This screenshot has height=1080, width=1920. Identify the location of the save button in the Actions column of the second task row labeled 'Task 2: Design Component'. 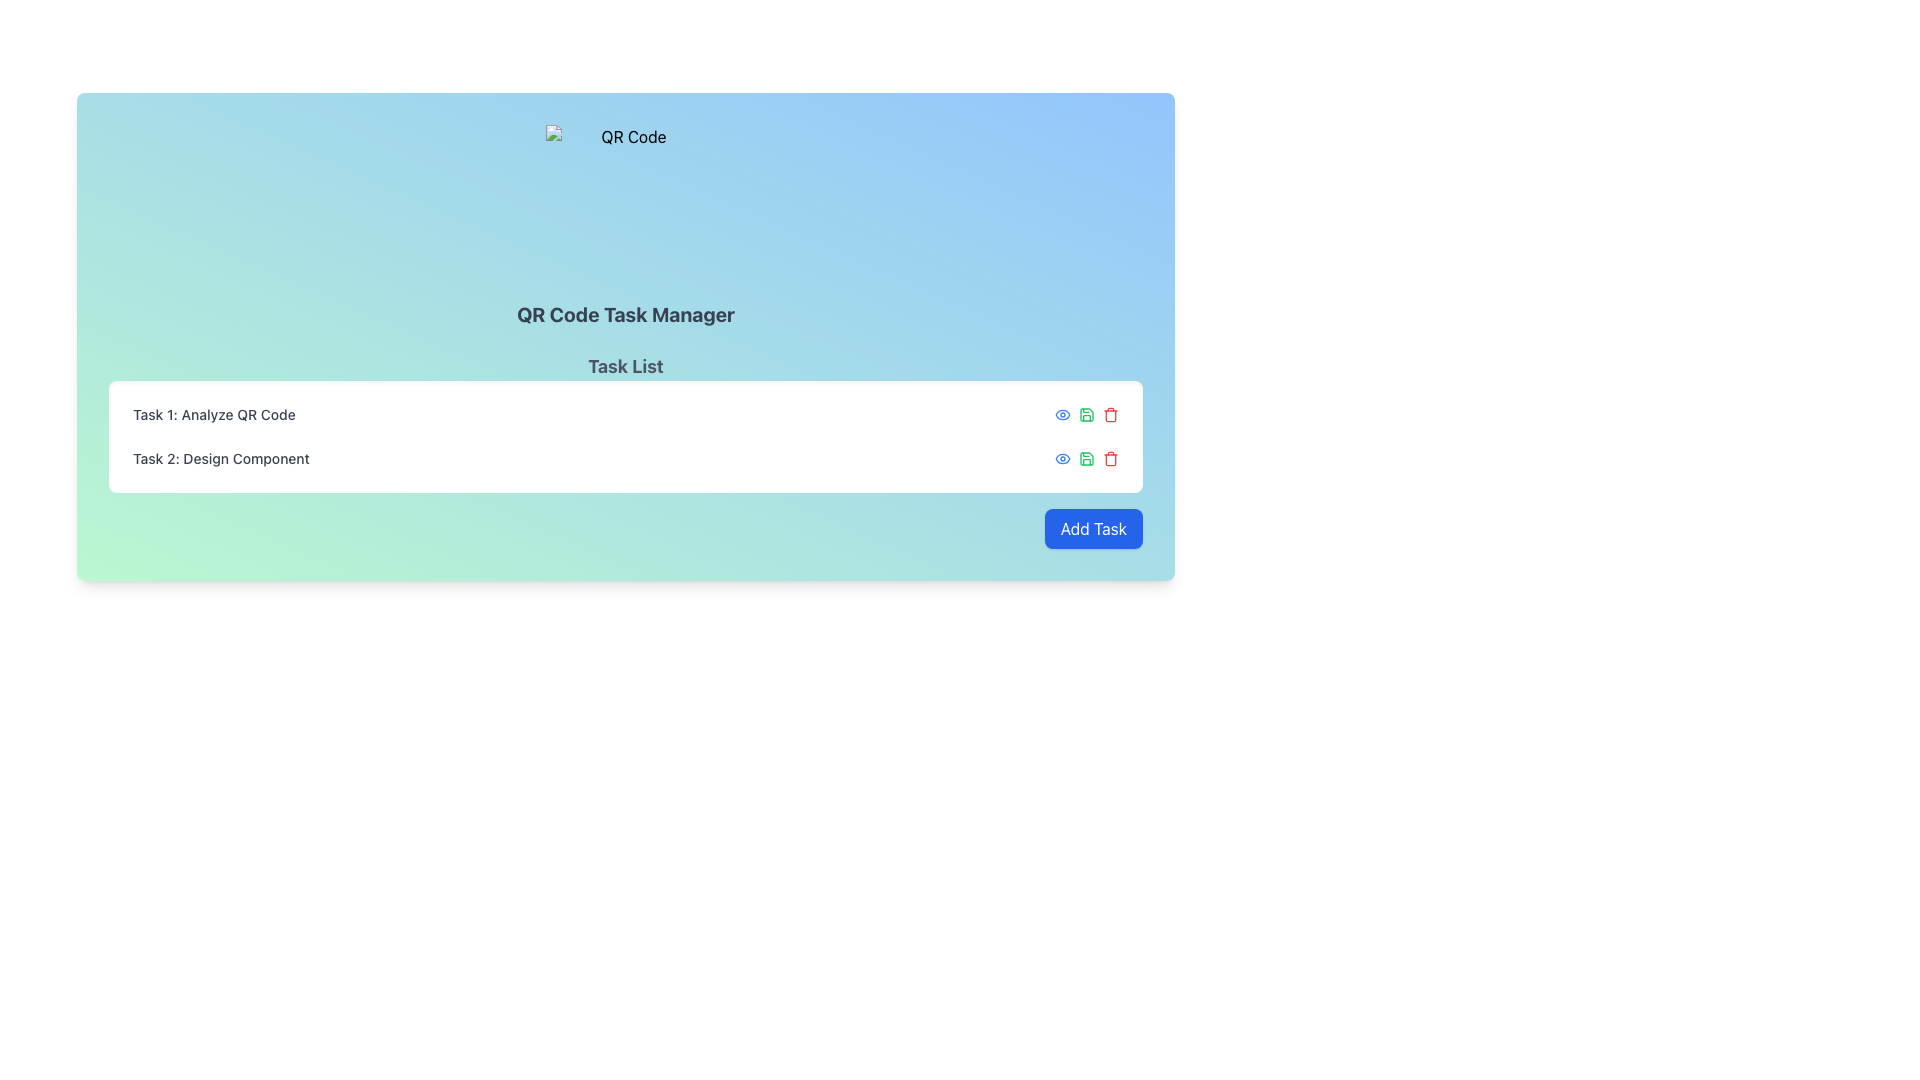
(1085, 459).